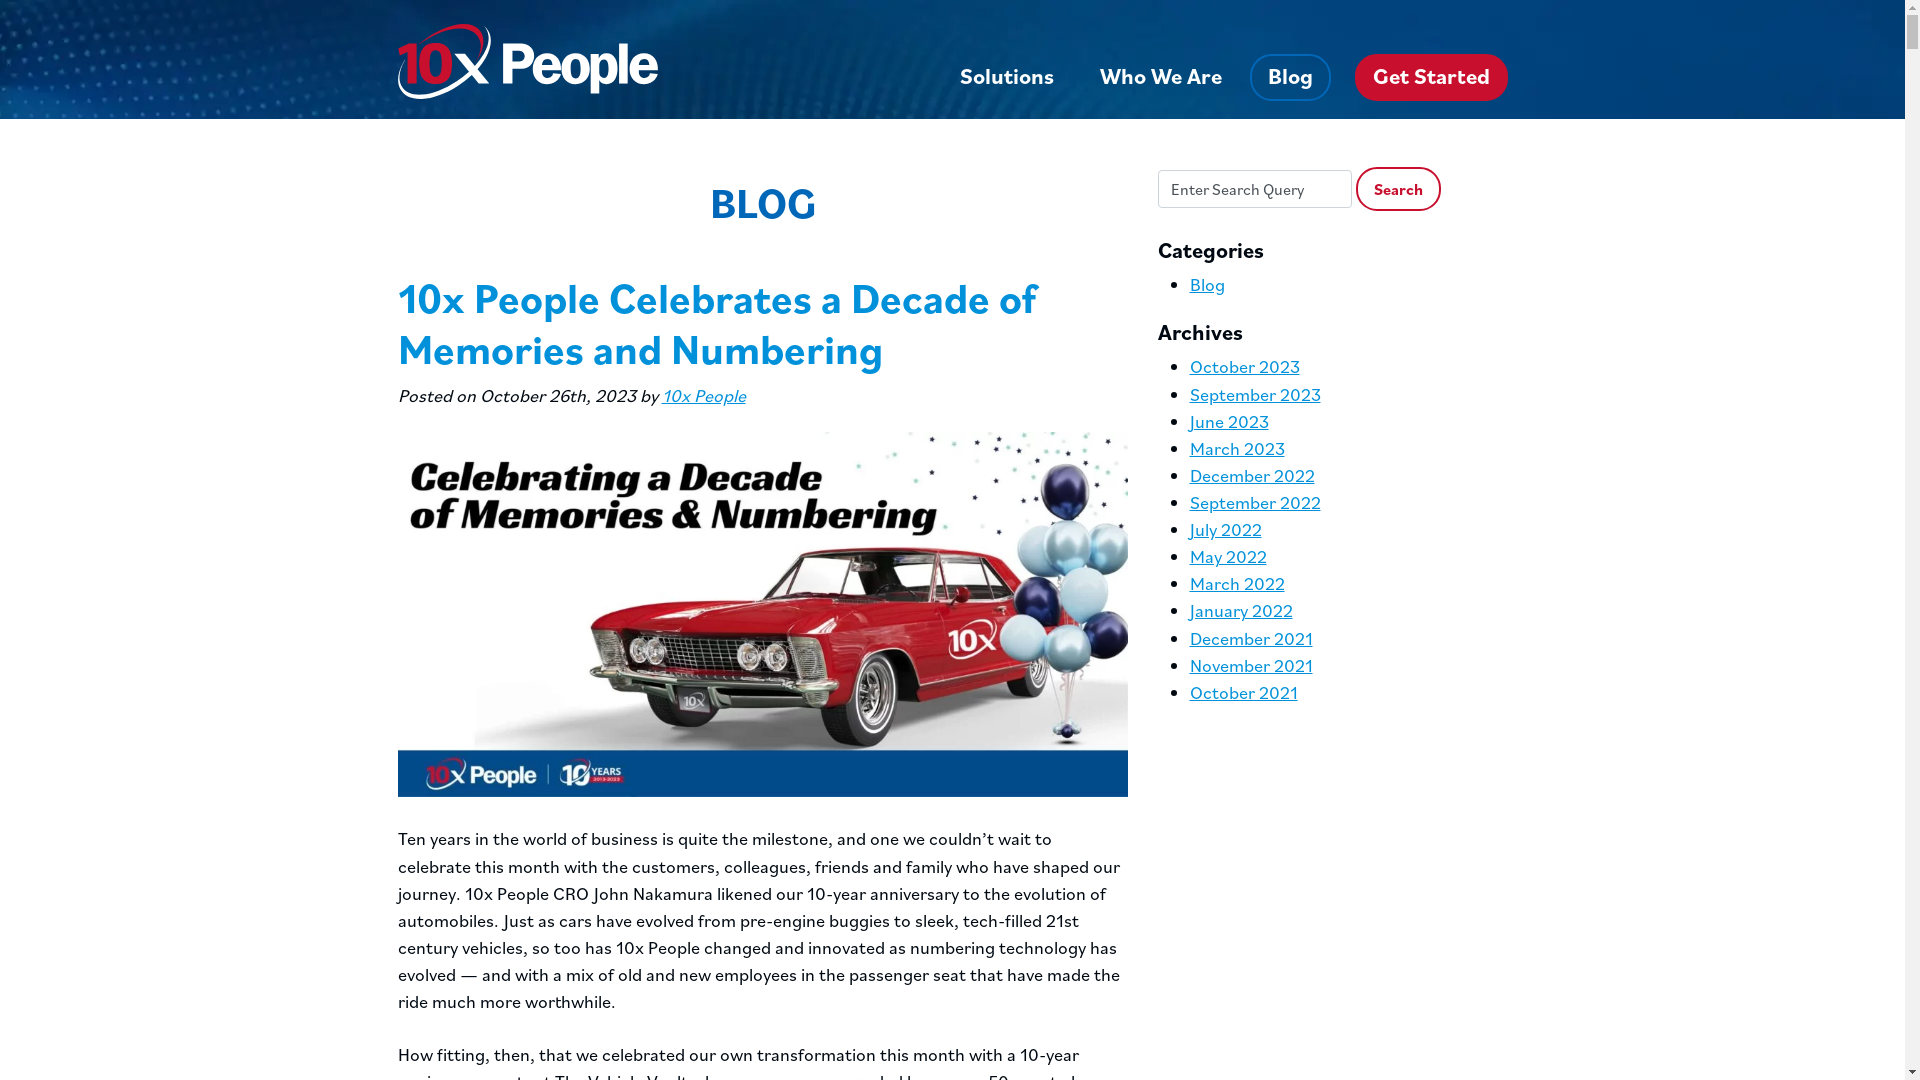  I want to click on 'September 2022', so click(1254, 501).